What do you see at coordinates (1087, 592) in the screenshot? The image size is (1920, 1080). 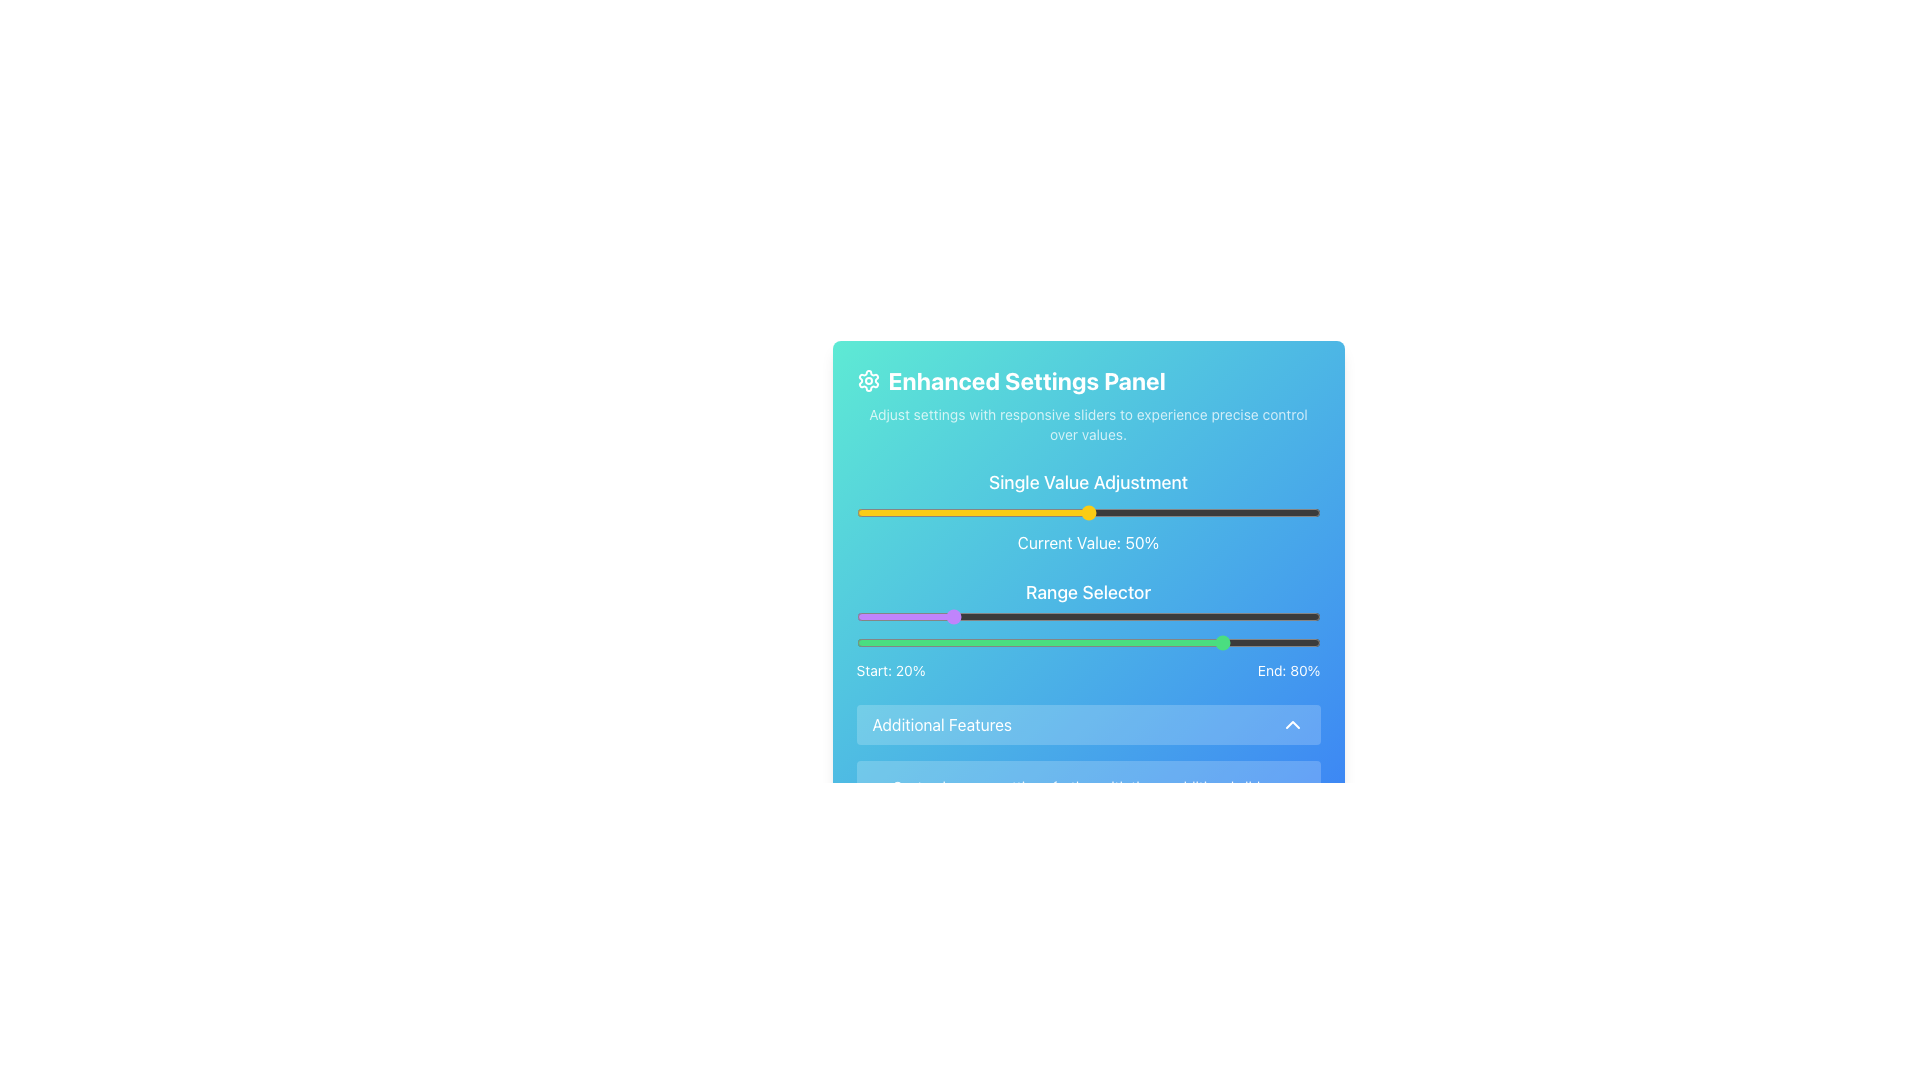 I see `the header text element for the 'Range Selector' section within the settings panel, which is located between the 'Current Value' display and two range sliders` at bounding box center [1087, 592].